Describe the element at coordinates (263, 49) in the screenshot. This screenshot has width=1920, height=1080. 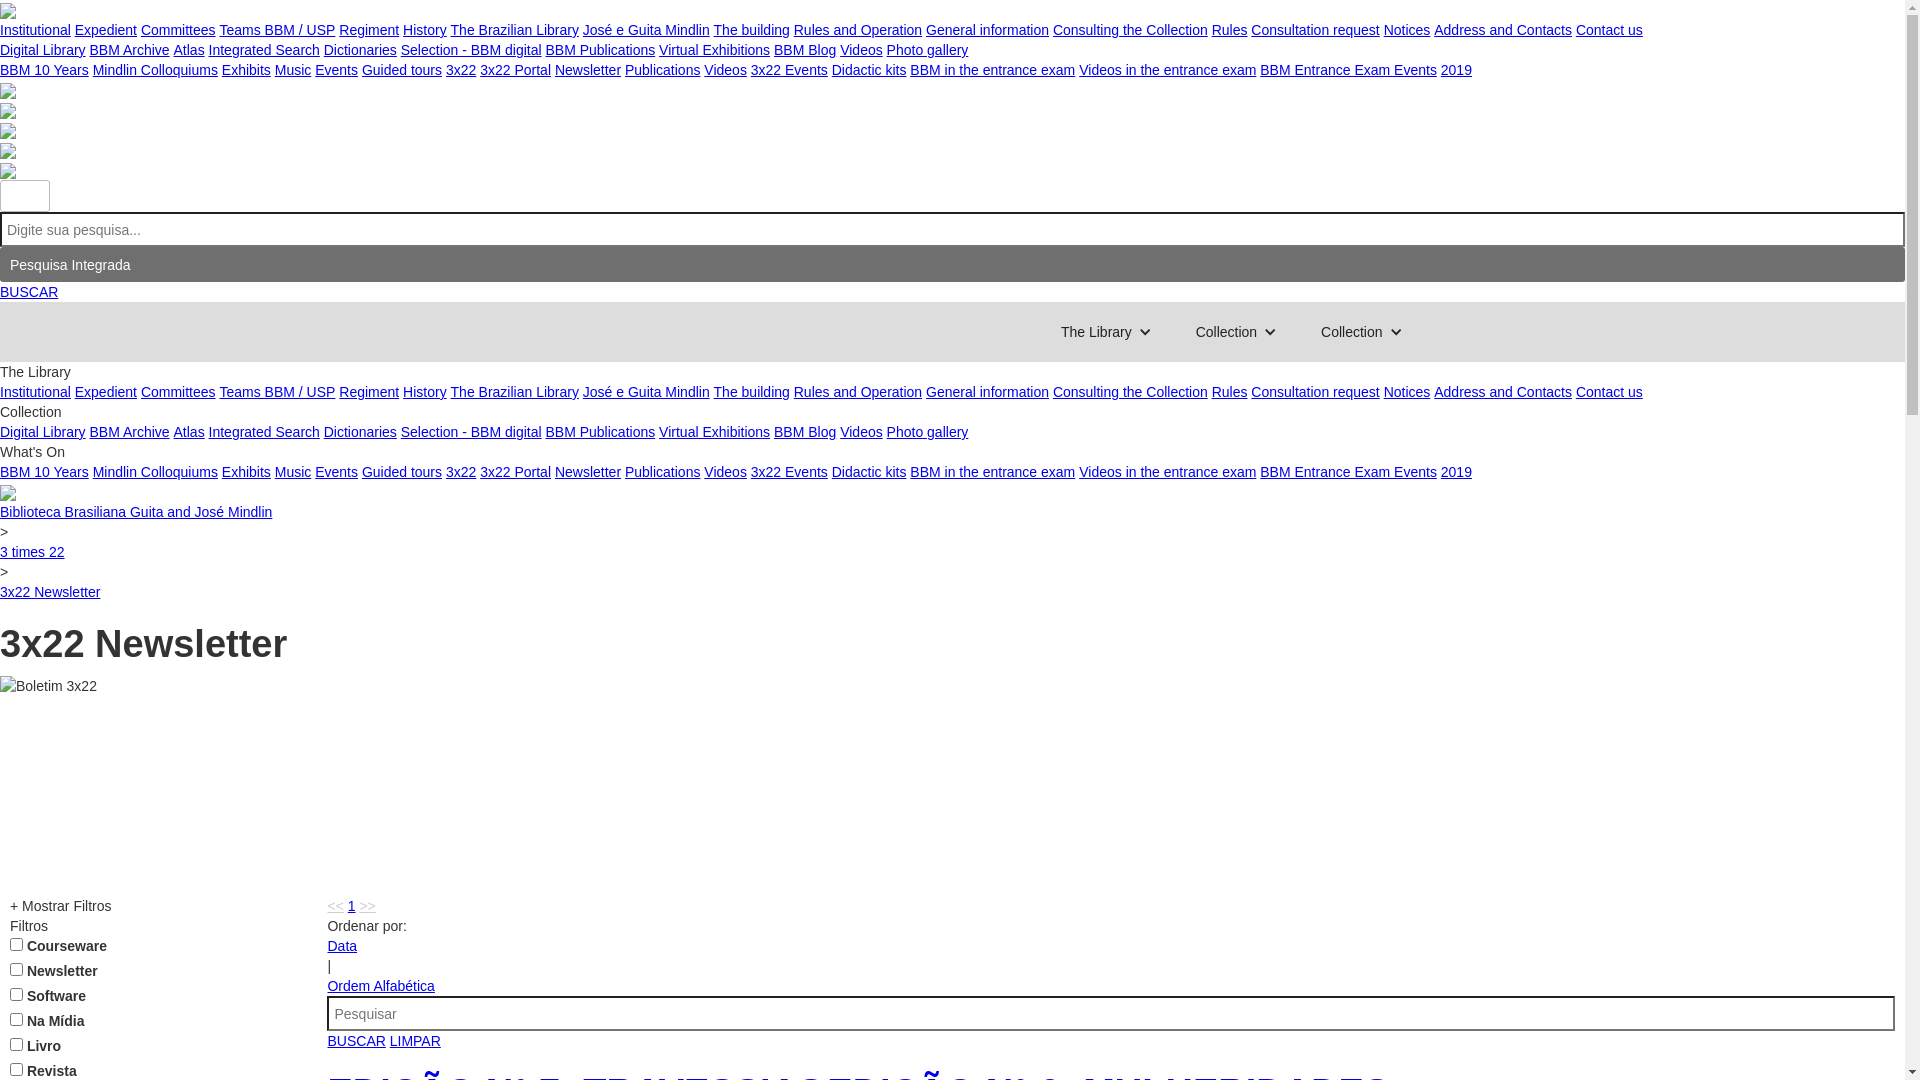
I see `'Integrated Search'` at that location.